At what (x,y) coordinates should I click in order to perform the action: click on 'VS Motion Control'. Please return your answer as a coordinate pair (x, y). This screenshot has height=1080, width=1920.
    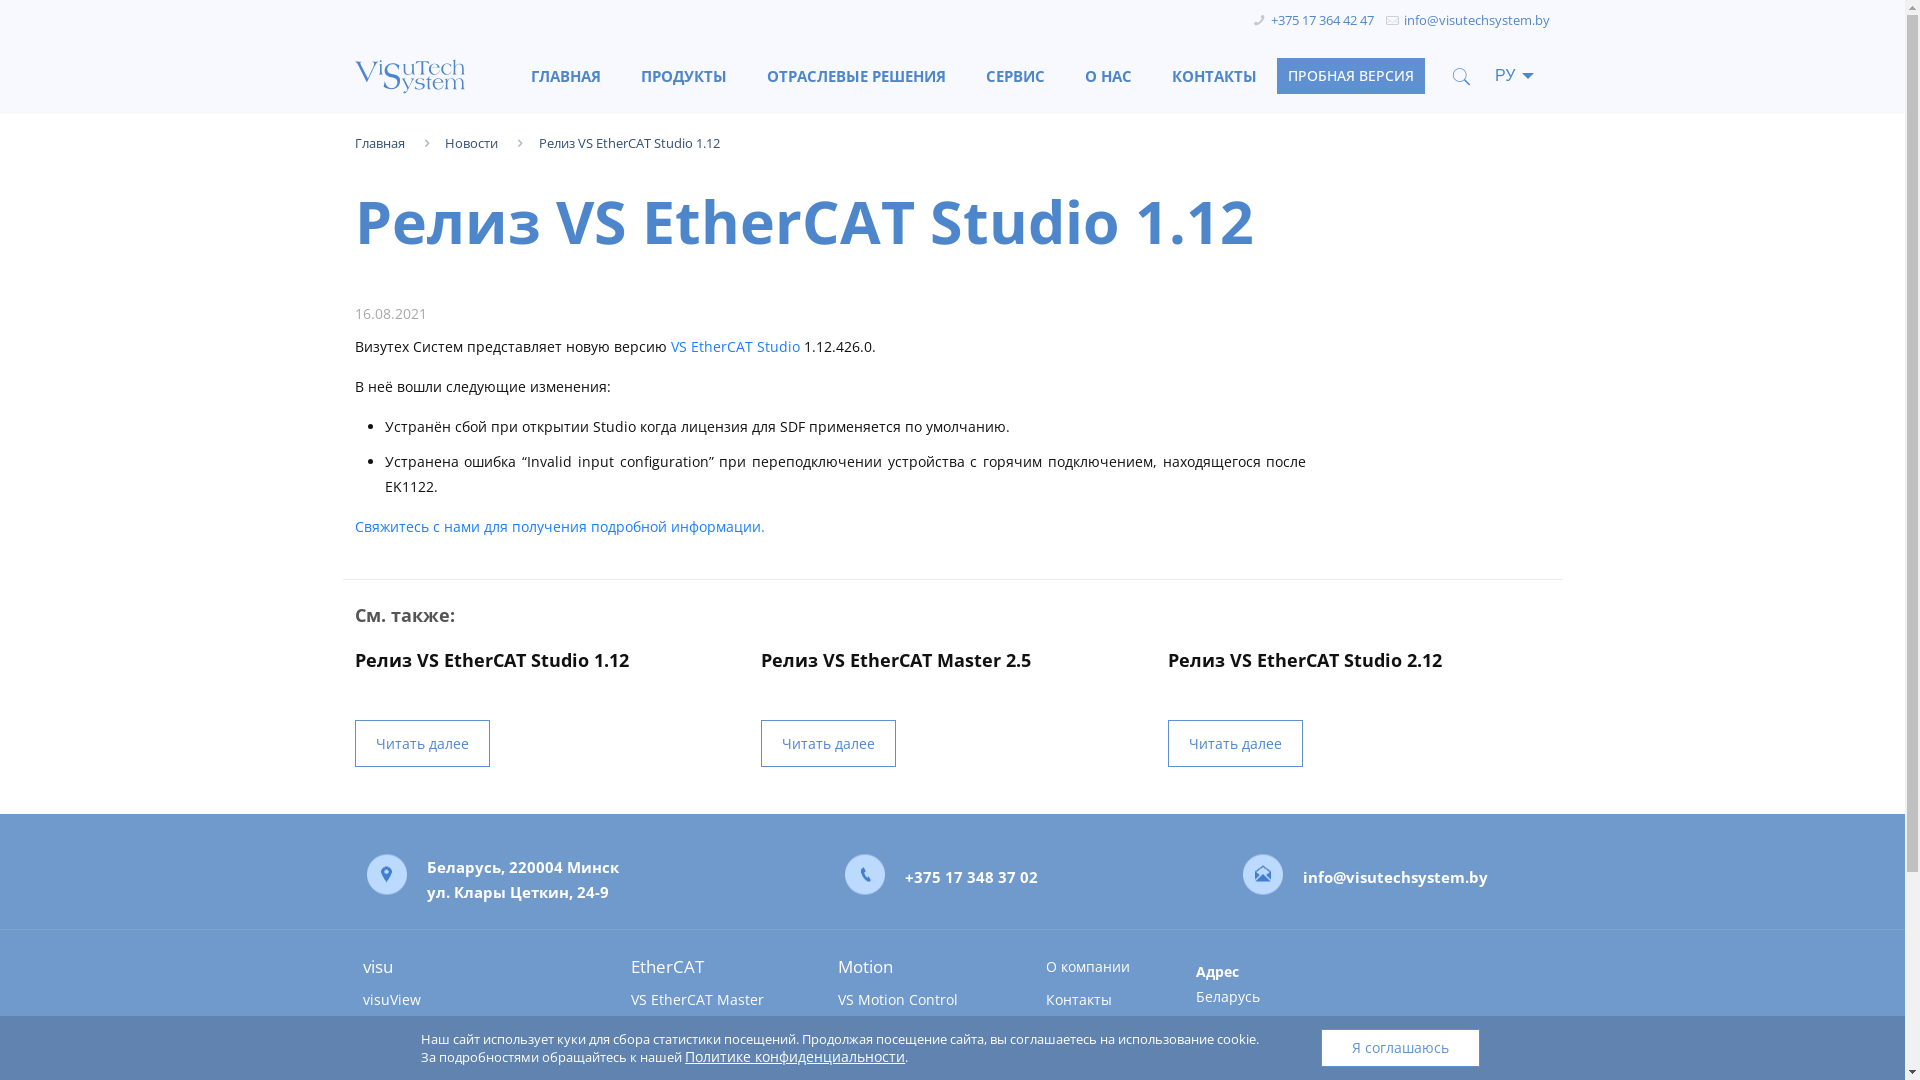
    Looking at the image, I should click on (917, 999).